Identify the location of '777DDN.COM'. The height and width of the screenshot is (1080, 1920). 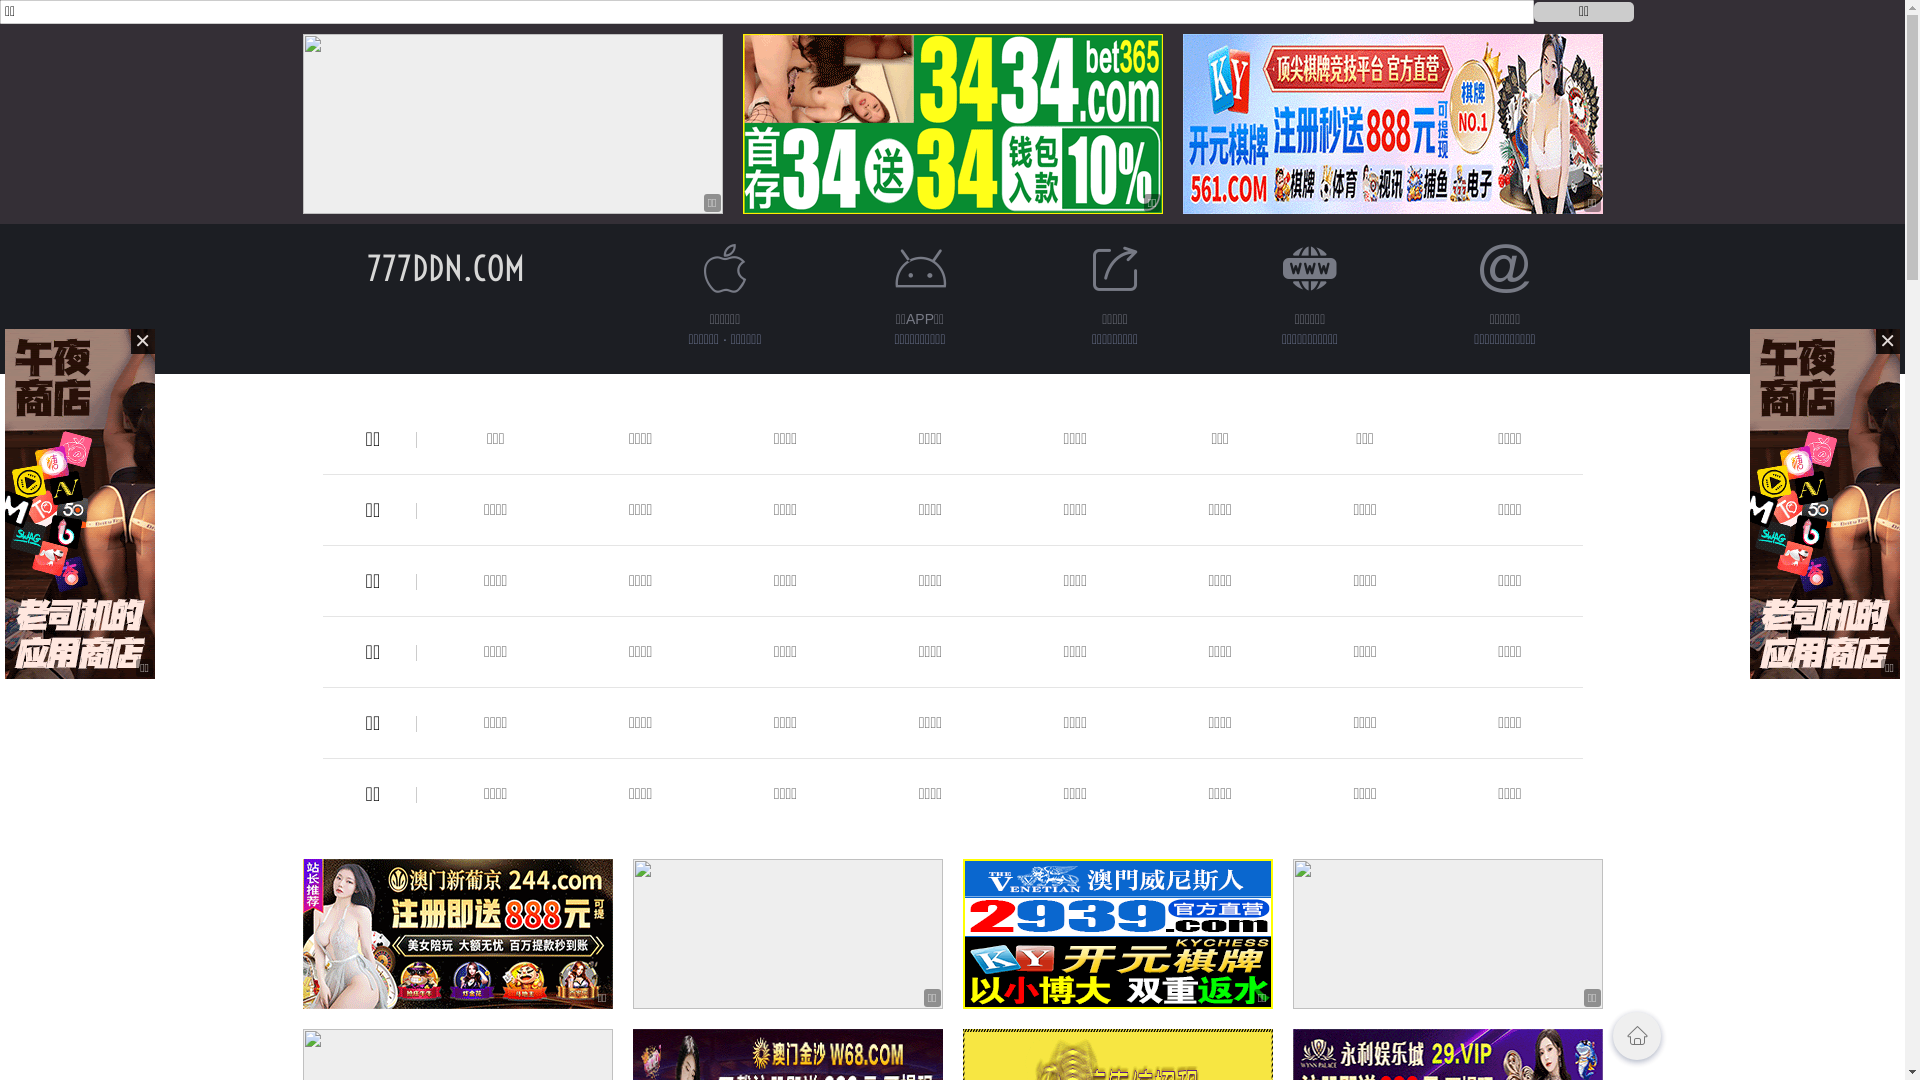
(444, 267).